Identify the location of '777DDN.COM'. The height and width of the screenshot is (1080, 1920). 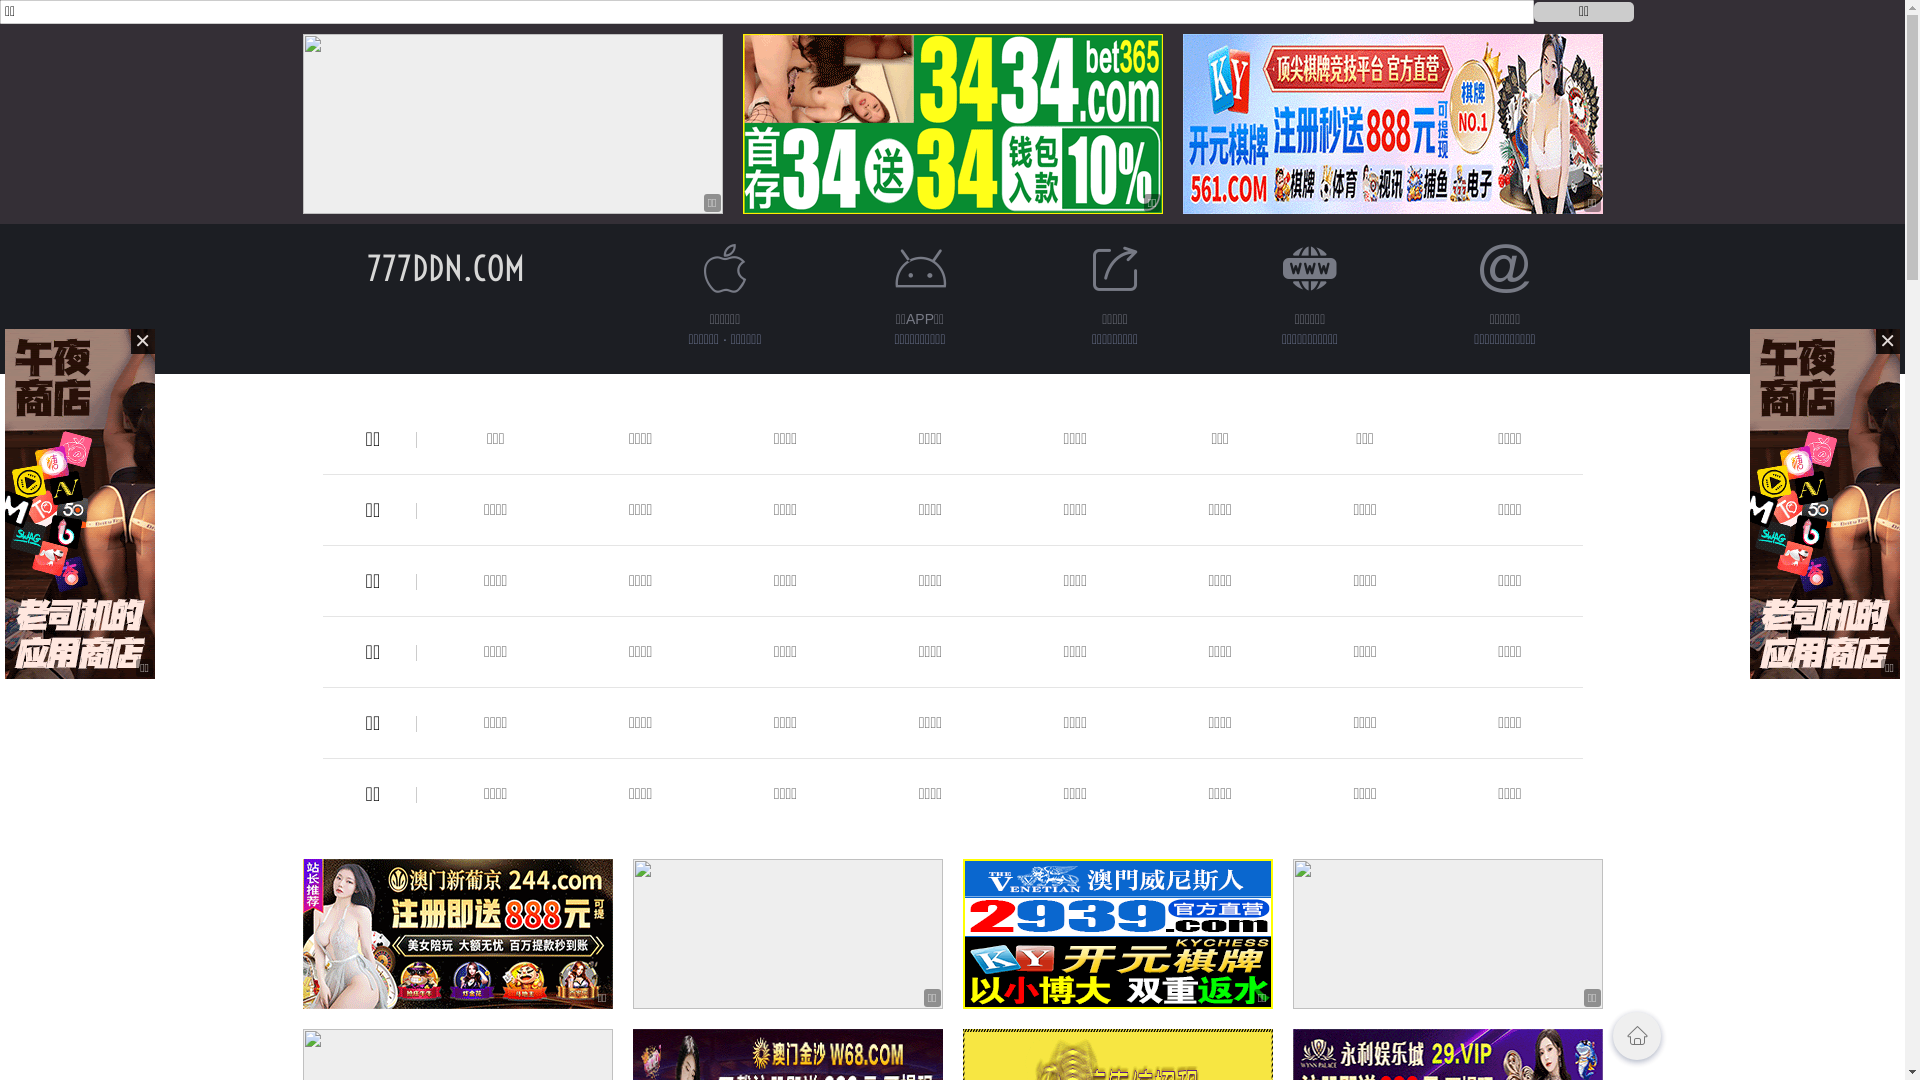
(444, 267).